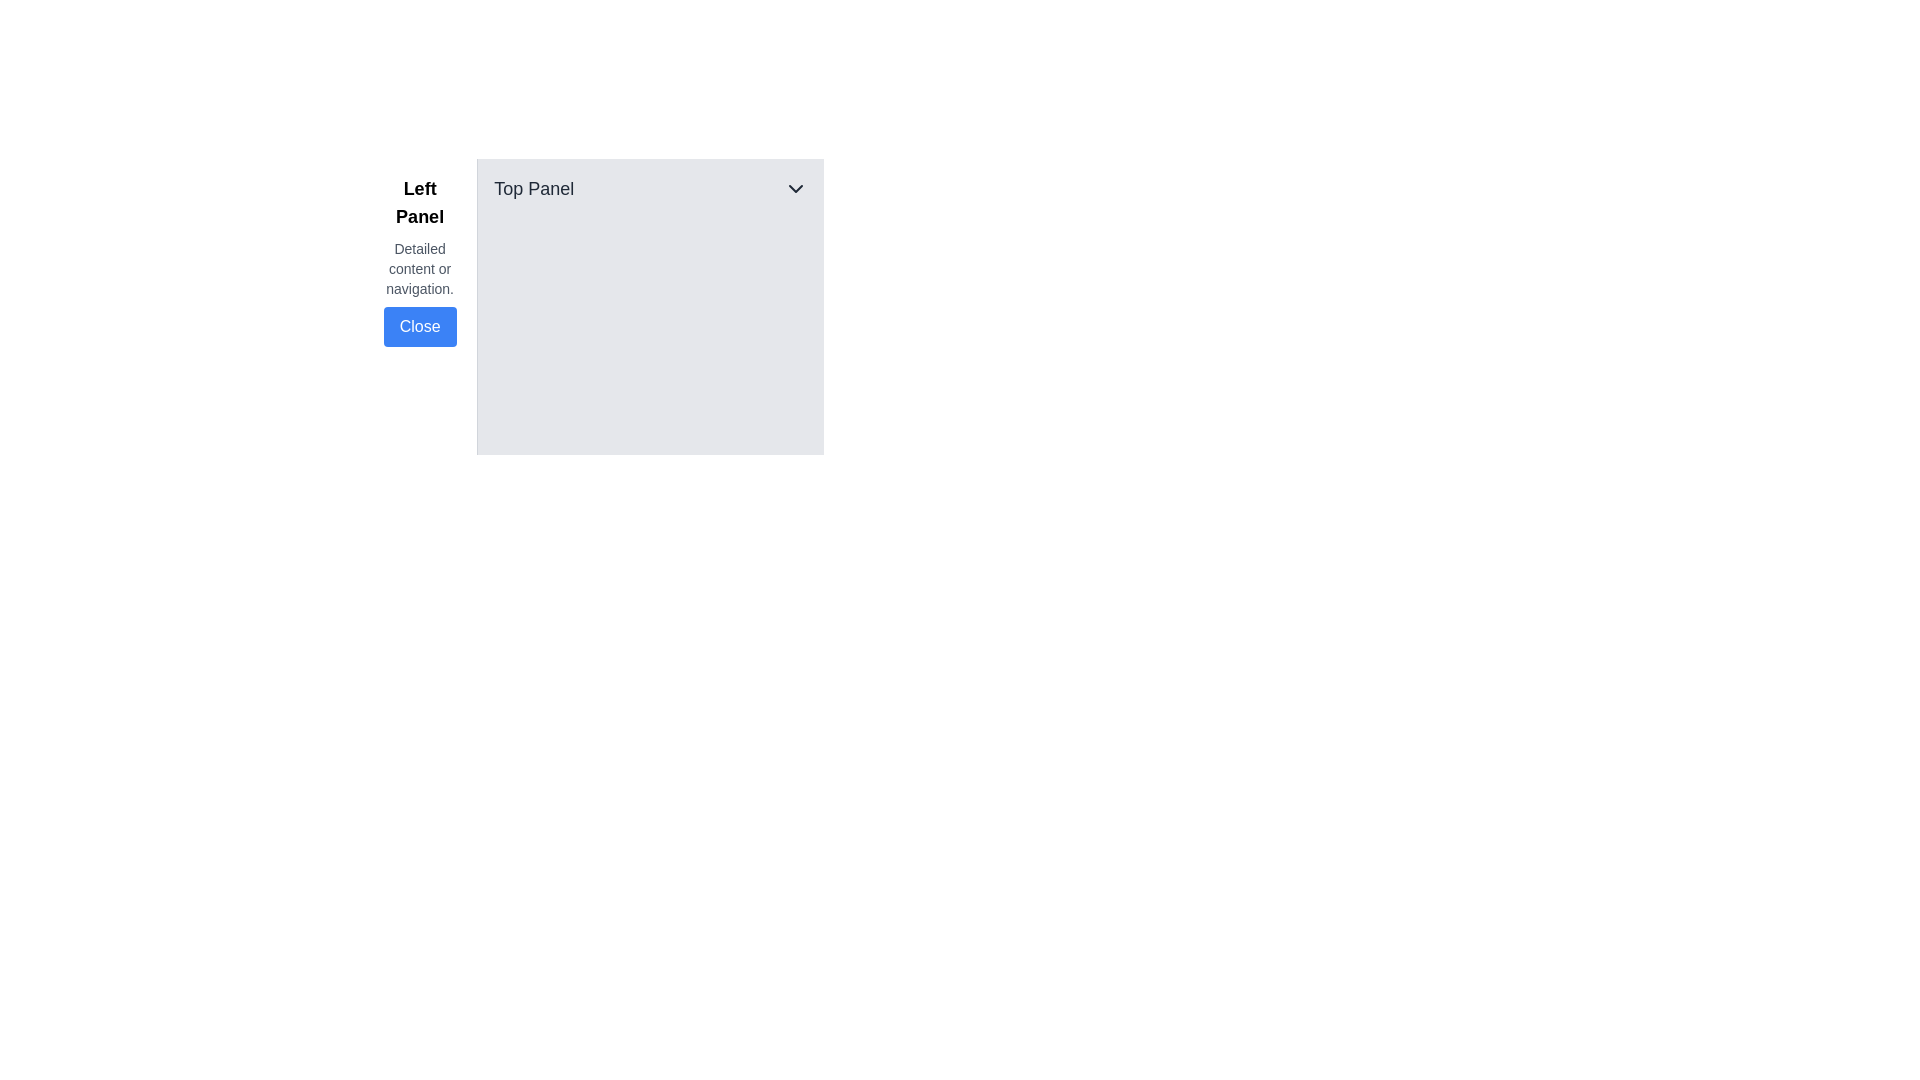 The image size is (1920, 1080). I want to click on the Dropdown toggle located in the upper-right corner of the 'Top Panel', so click(795, 189).